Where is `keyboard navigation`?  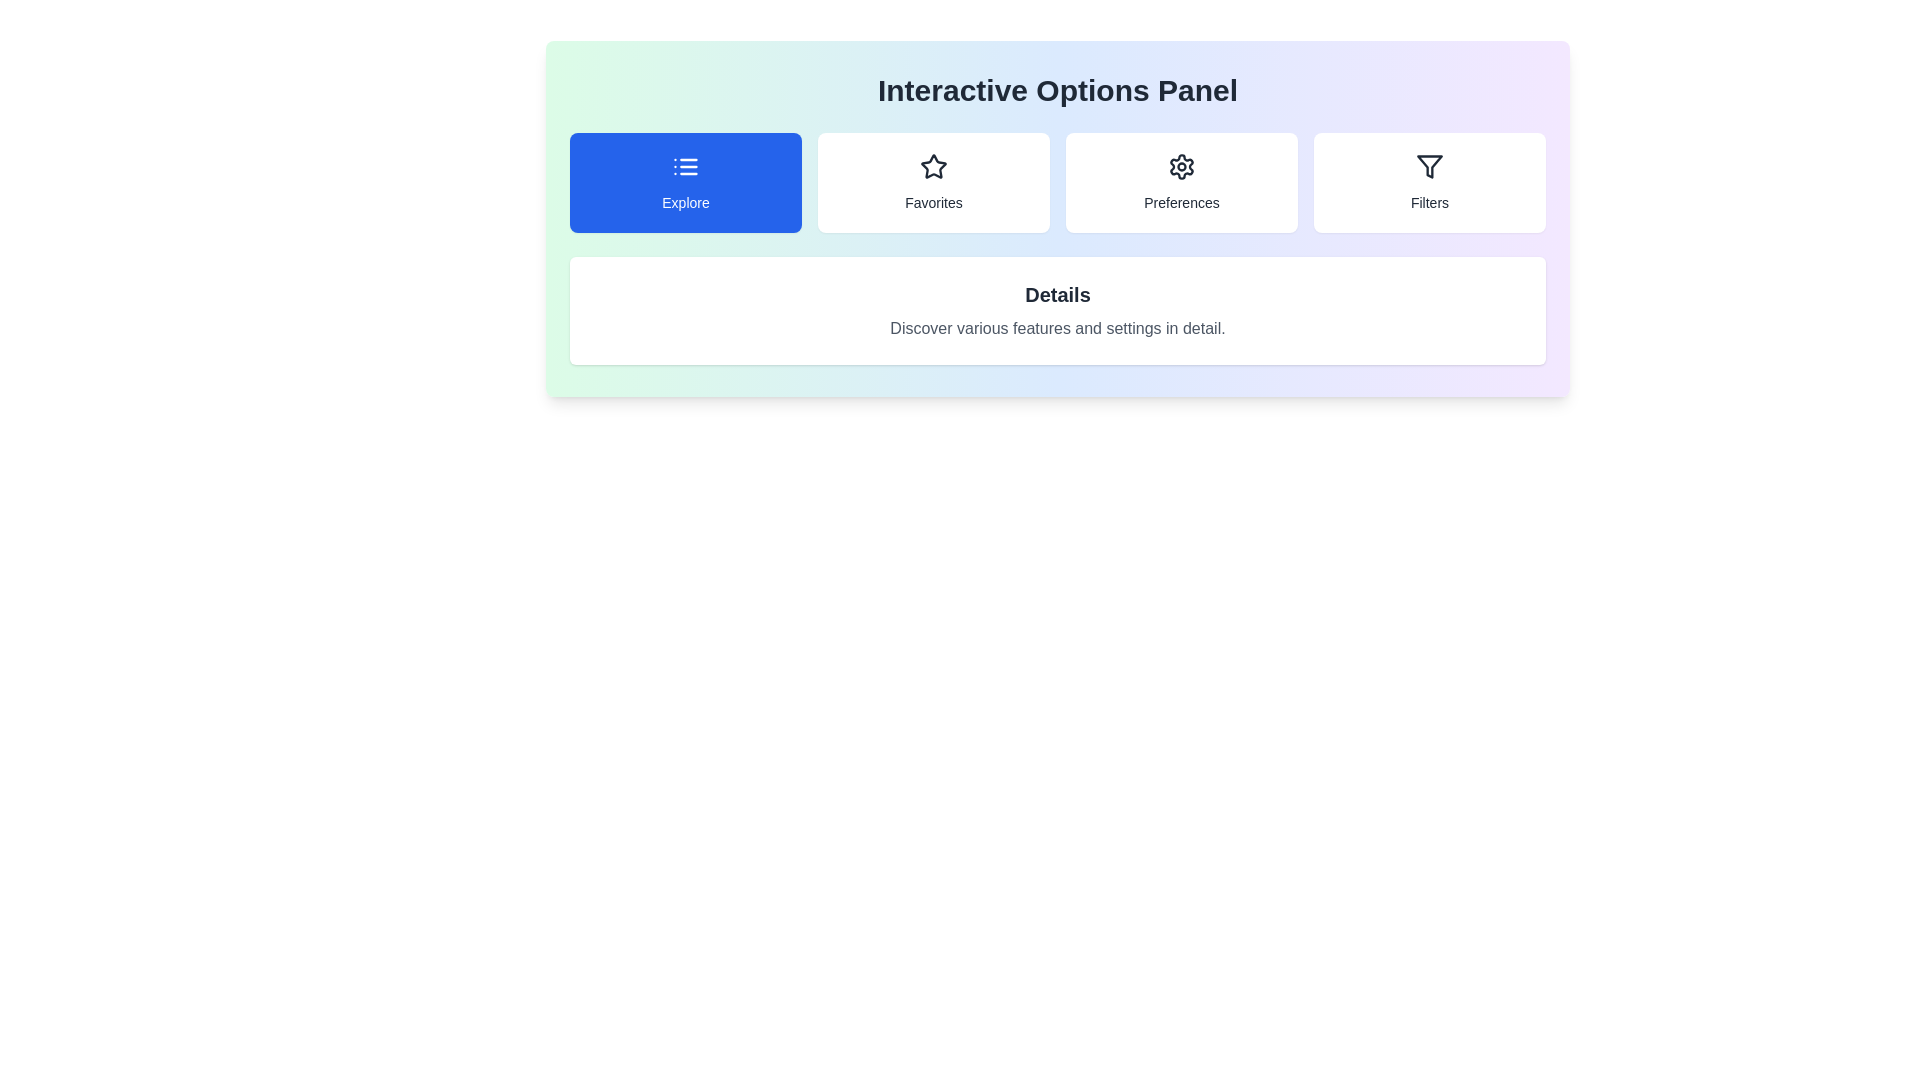 keyboard navigation is located at coordinates (1429, 165).